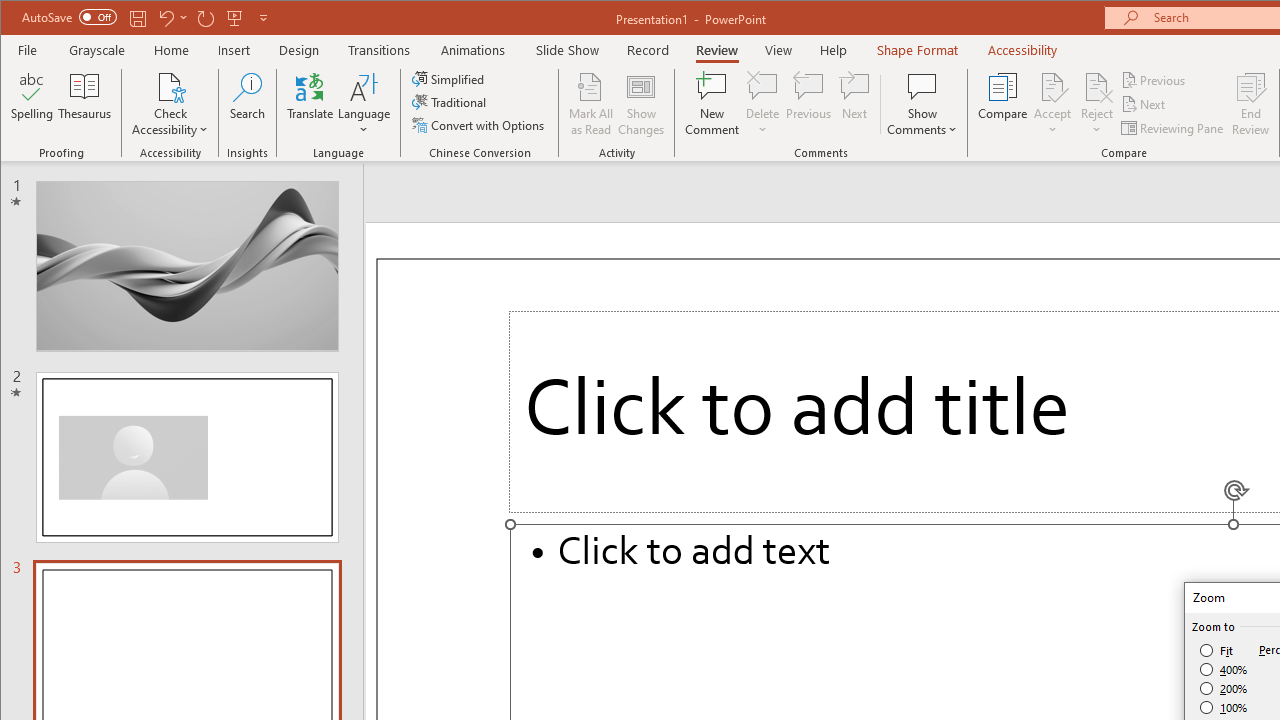 The width and height of the screenshot is (1280, 720). Describe the element at coordinates (641, 104) in the screenshot. I see `'Show Changes'` at that location.